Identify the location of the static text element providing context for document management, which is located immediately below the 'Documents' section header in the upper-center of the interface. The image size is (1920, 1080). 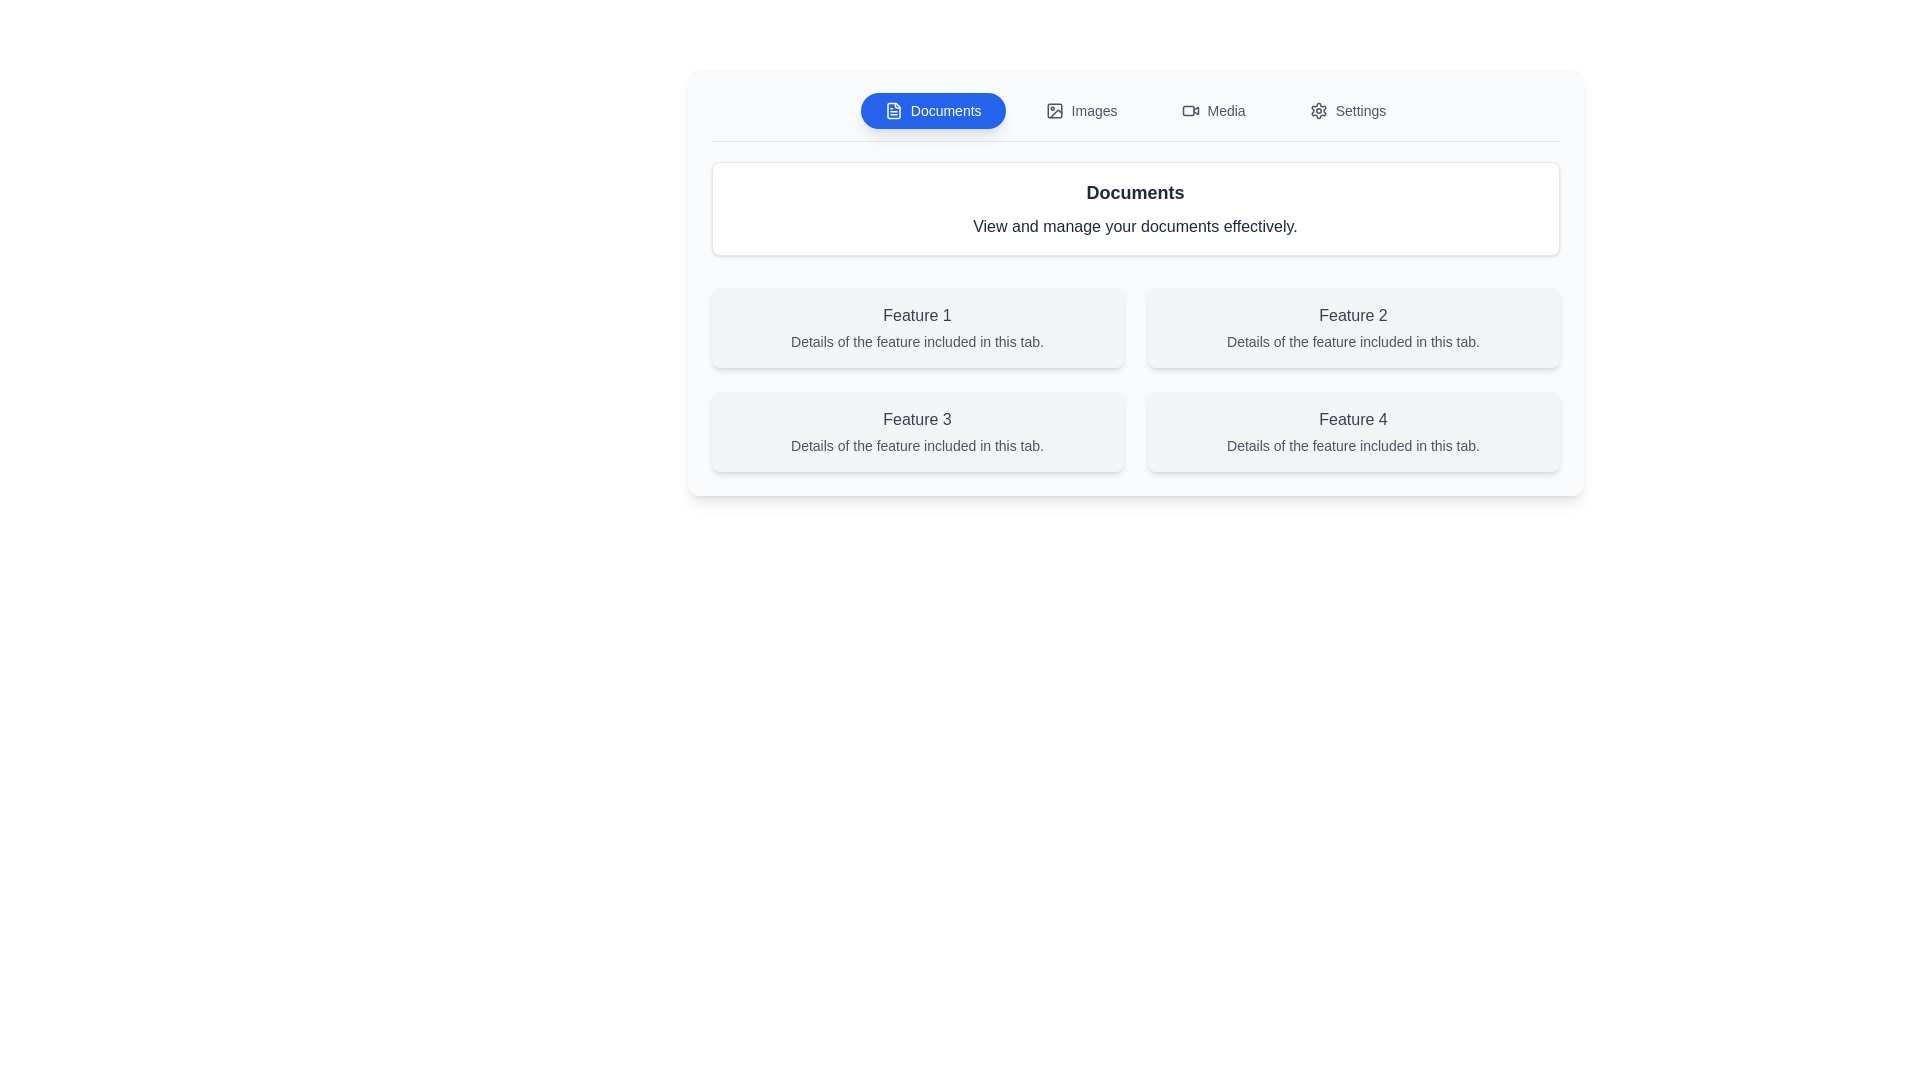
(1135, 226).